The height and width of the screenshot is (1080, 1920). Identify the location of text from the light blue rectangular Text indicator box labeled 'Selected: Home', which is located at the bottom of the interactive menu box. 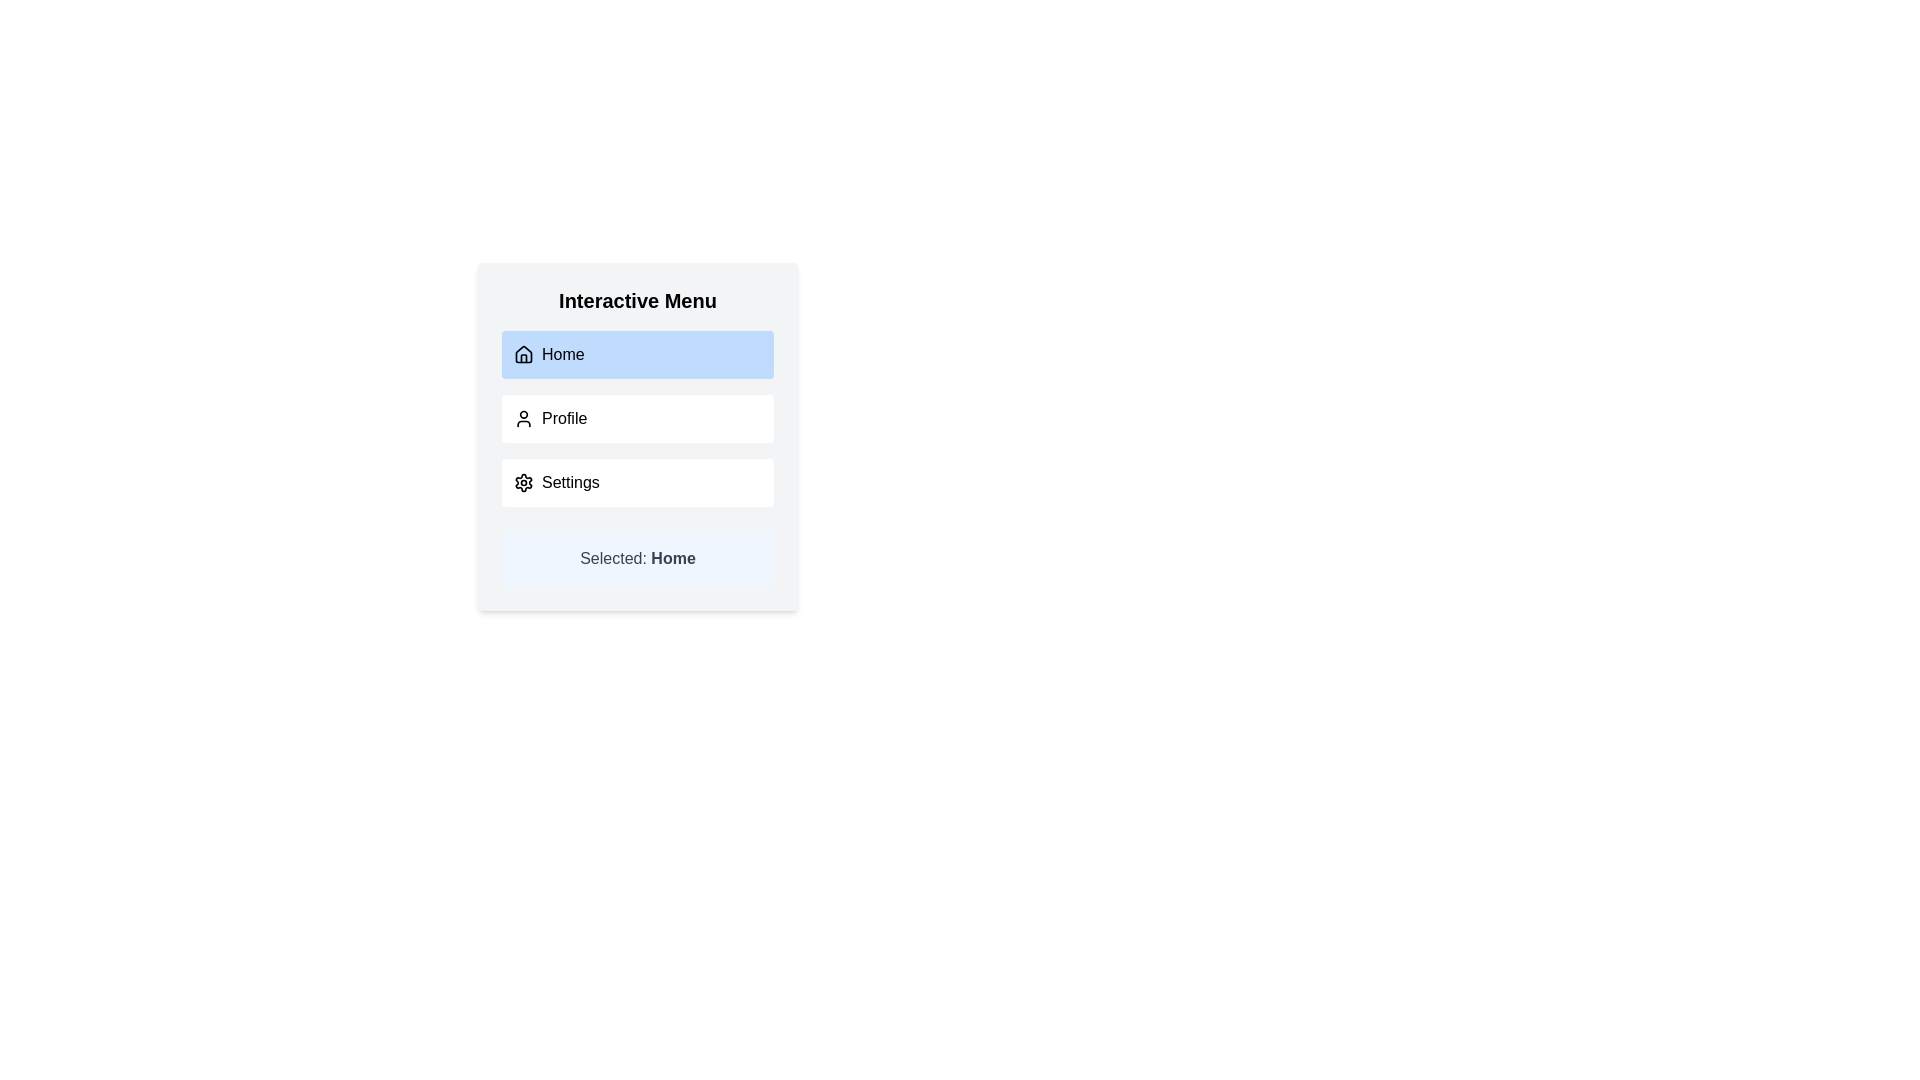
(637, 559).